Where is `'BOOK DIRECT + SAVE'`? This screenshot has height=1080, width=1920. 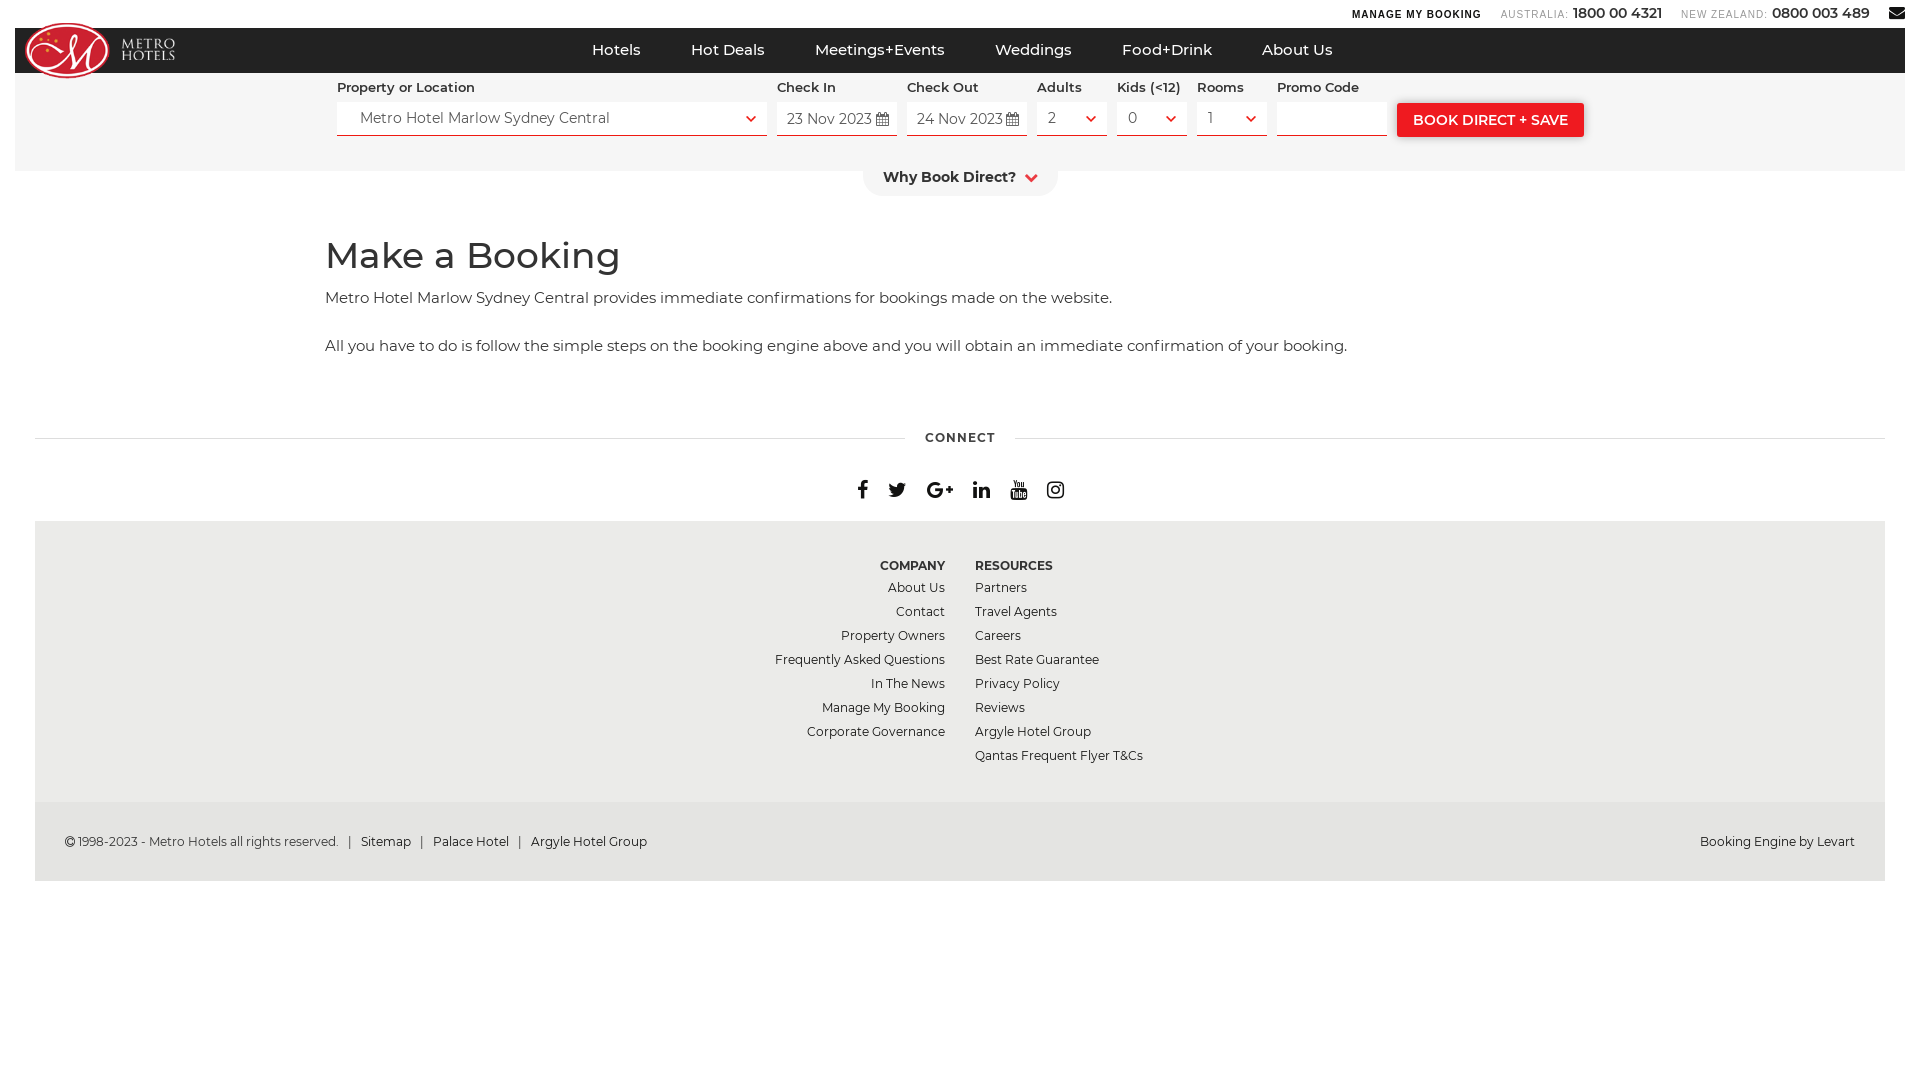 'BOOK DIRECT + SAVE' is located at coordinates (1395, 119).